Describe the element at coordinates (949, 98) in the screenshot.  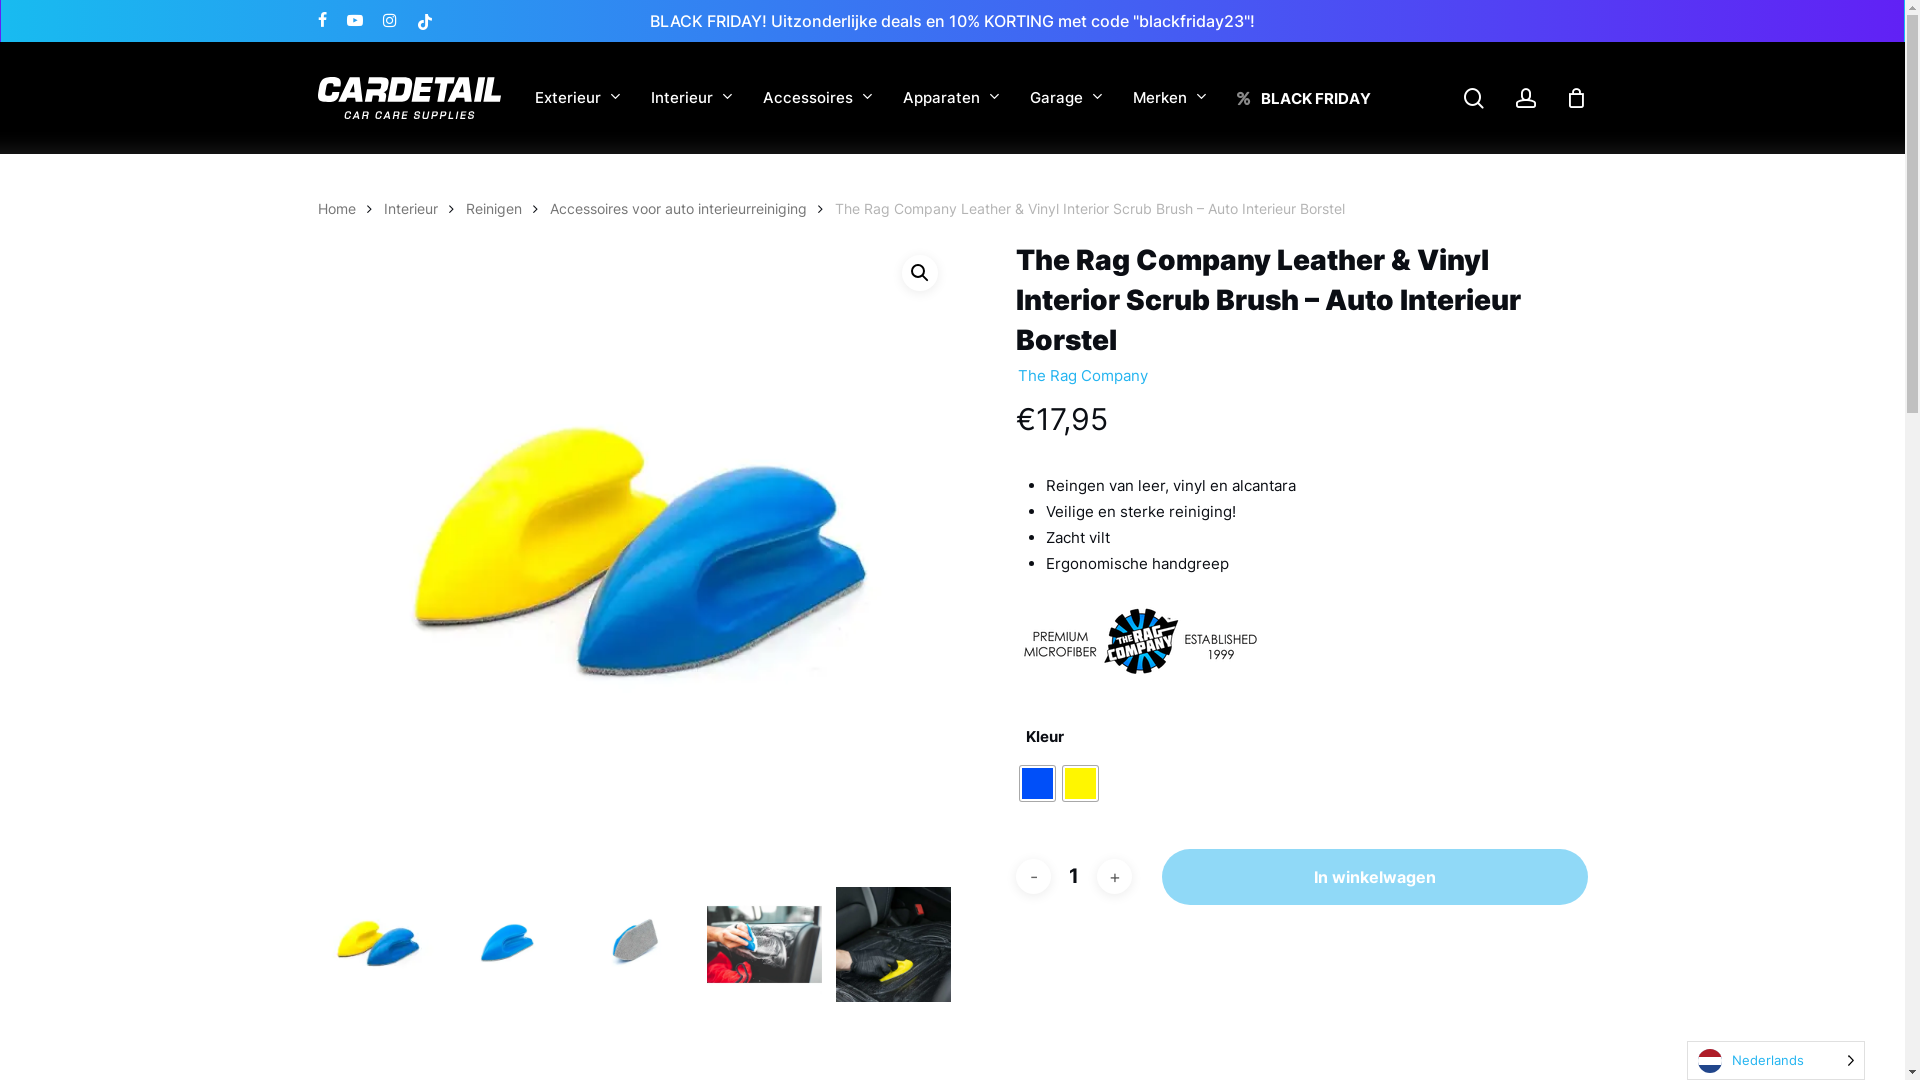
I see `'Apparaten'` at that location.